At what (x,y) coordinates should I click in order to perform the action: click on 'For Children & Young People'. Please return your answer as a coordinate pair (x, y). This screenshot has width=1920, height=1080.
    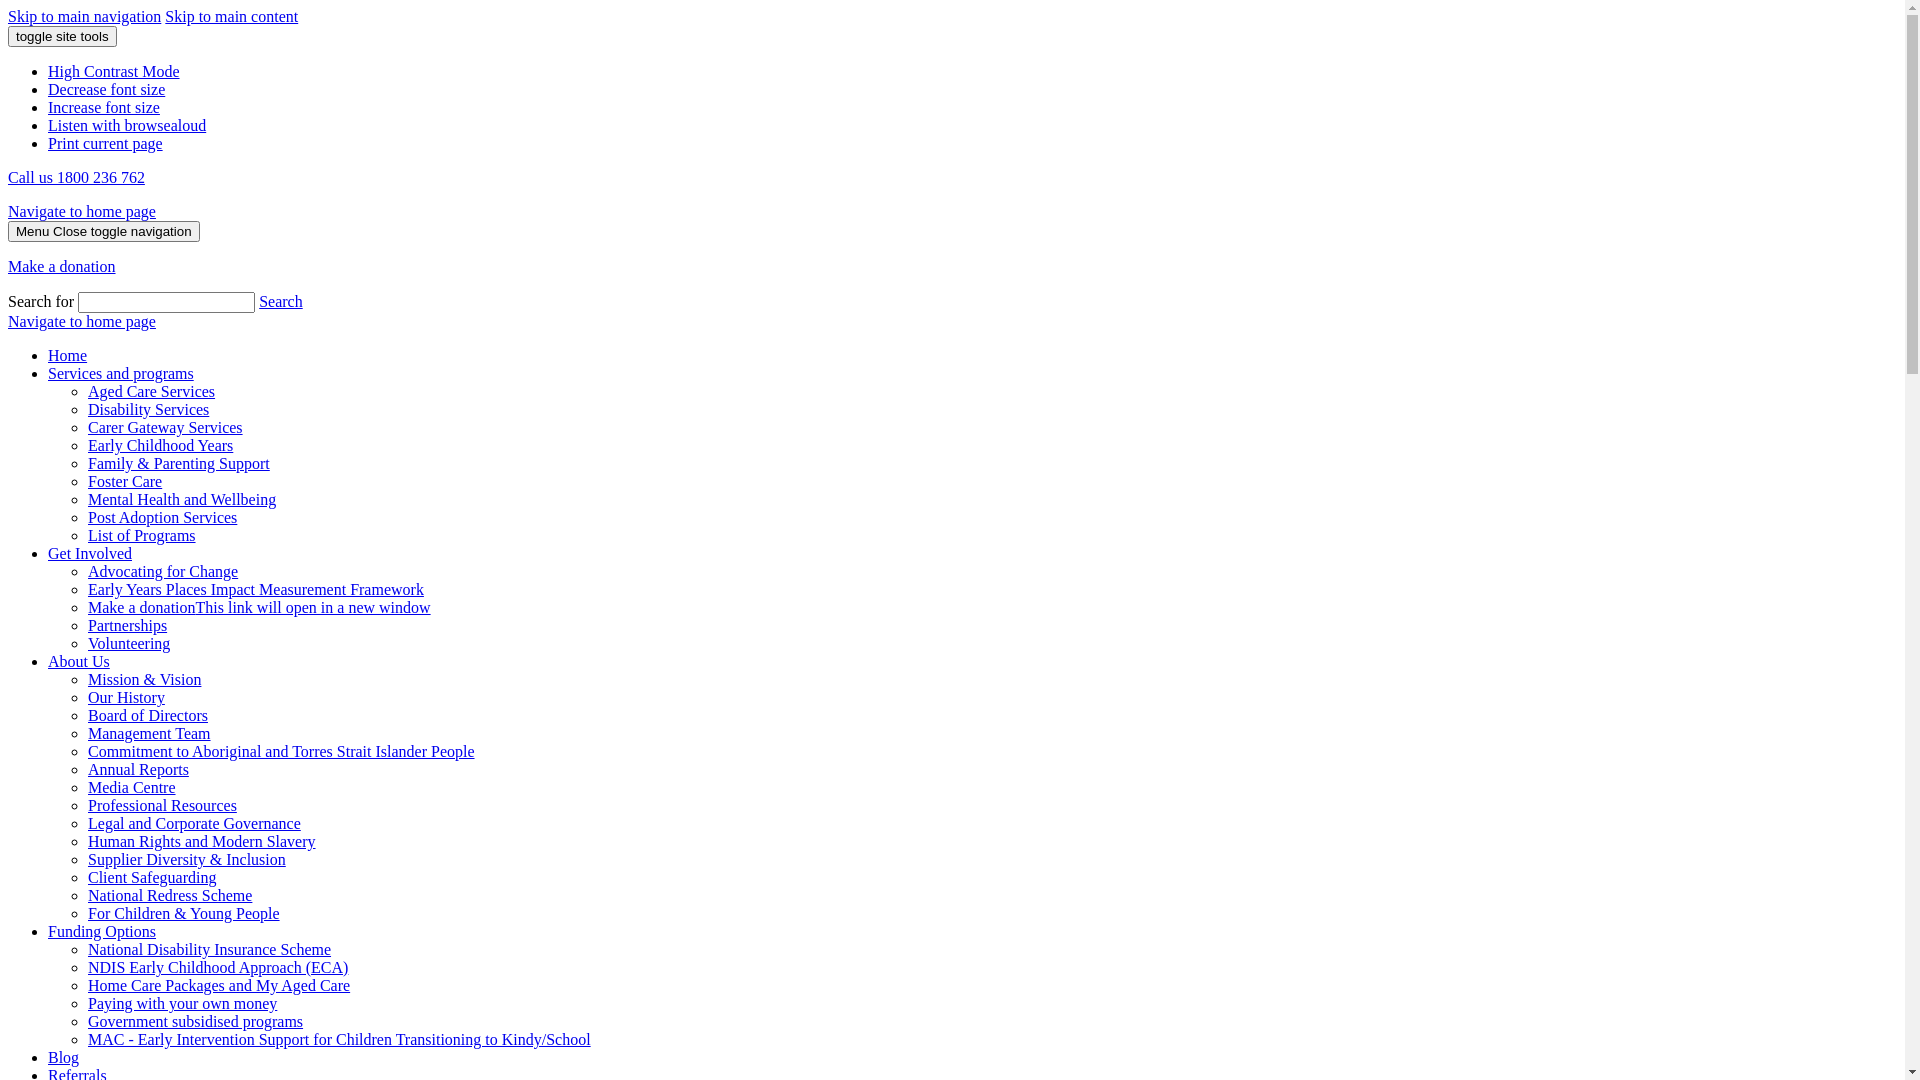
    Looking at the image, I should click on (183, 913).